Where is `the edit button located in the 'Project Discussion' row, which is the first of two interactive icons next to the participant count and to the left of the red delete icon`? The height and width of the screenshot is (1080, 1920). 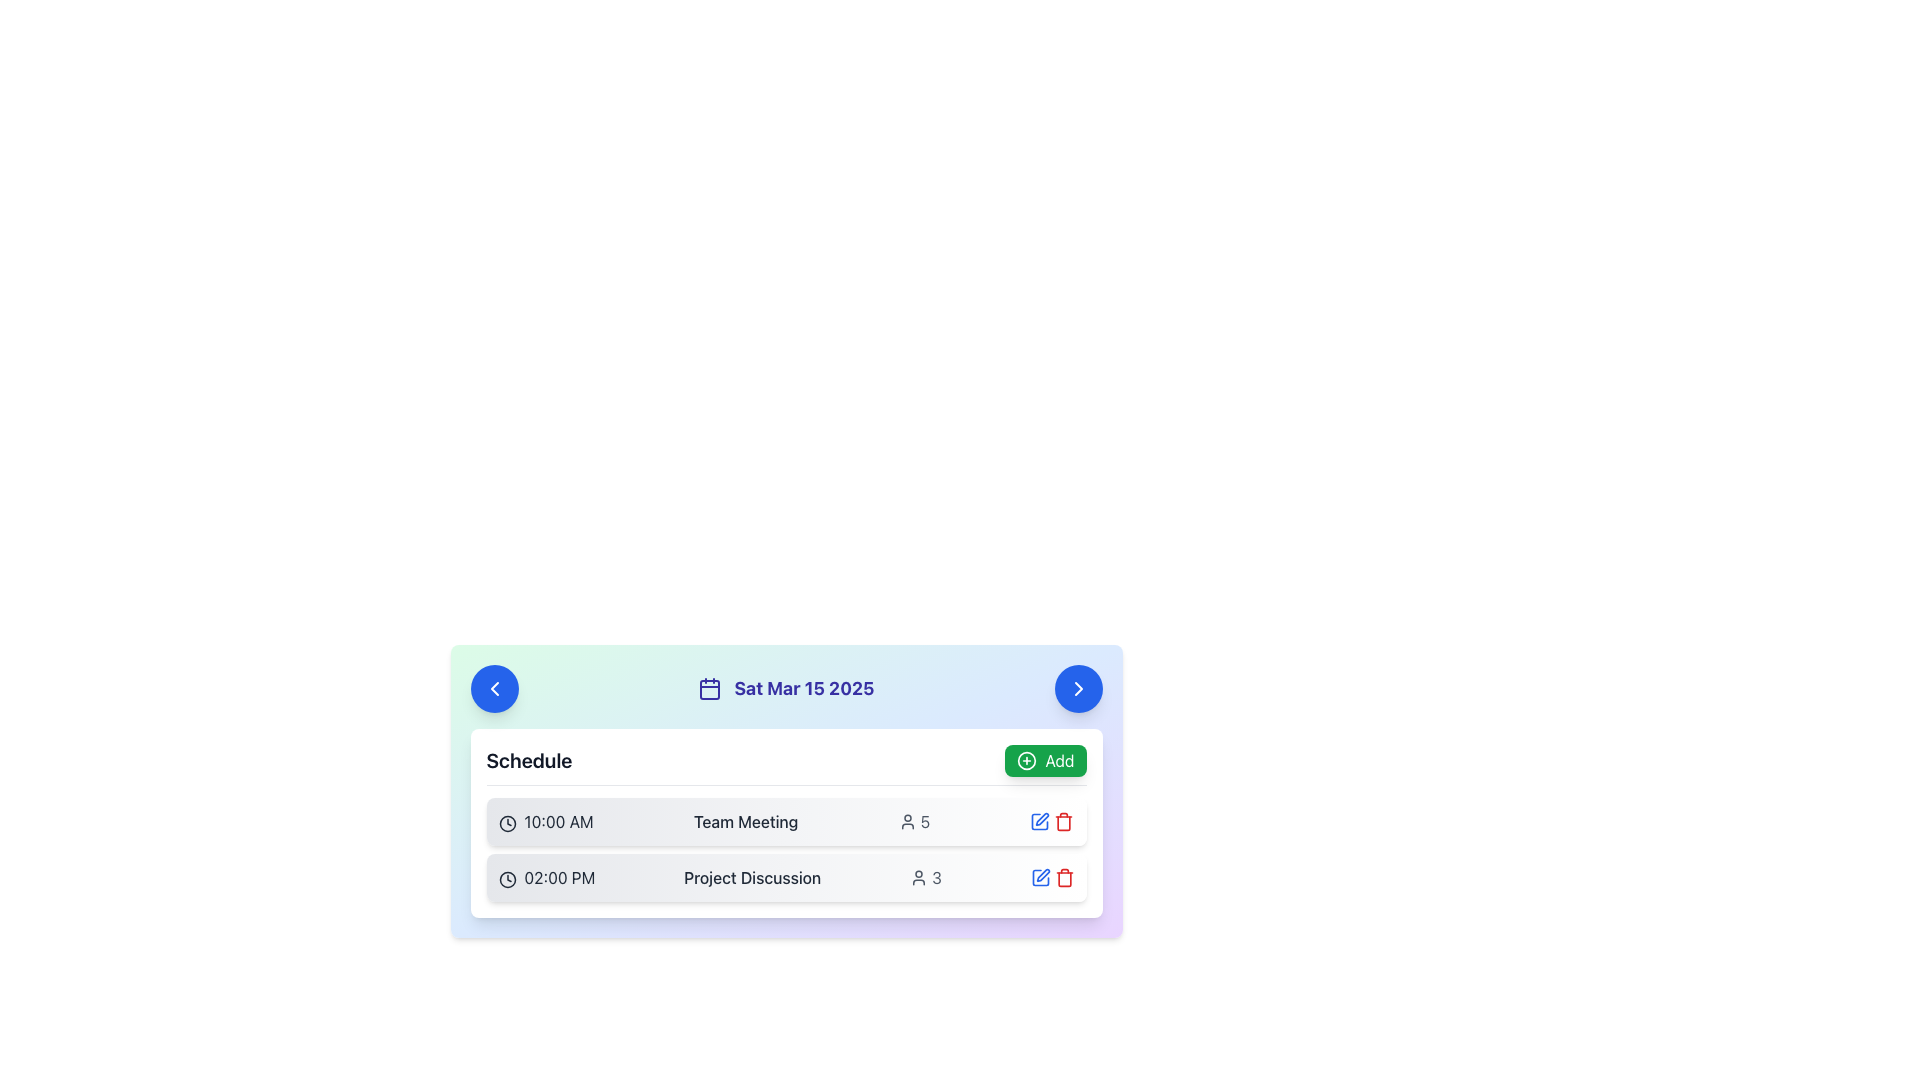
the edit button located in the 'Project Discussion' row, which is the first of two interactive icons next to the participant count and to the left of the red delete icon is located at coordinates (1040, 877).